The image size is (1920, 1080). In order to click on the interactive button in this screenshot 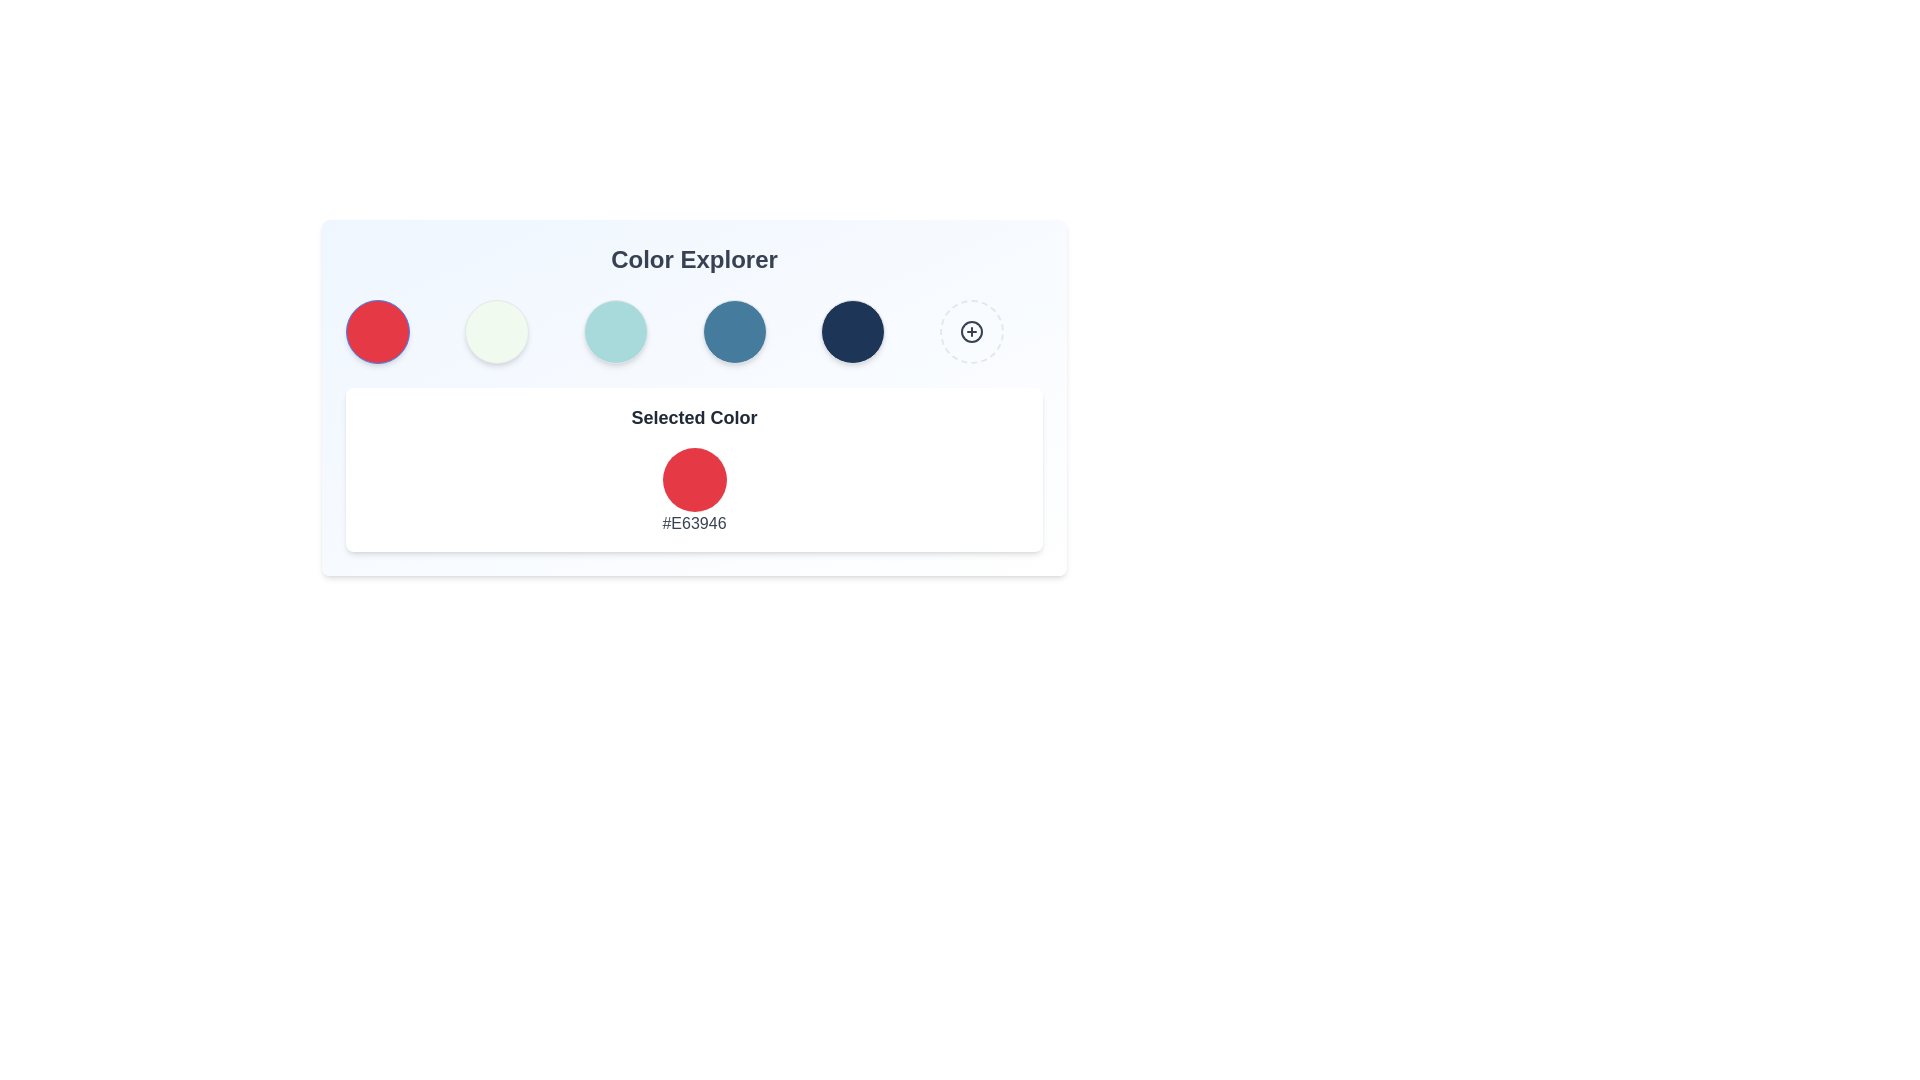, I will do `click(971, 330)`.